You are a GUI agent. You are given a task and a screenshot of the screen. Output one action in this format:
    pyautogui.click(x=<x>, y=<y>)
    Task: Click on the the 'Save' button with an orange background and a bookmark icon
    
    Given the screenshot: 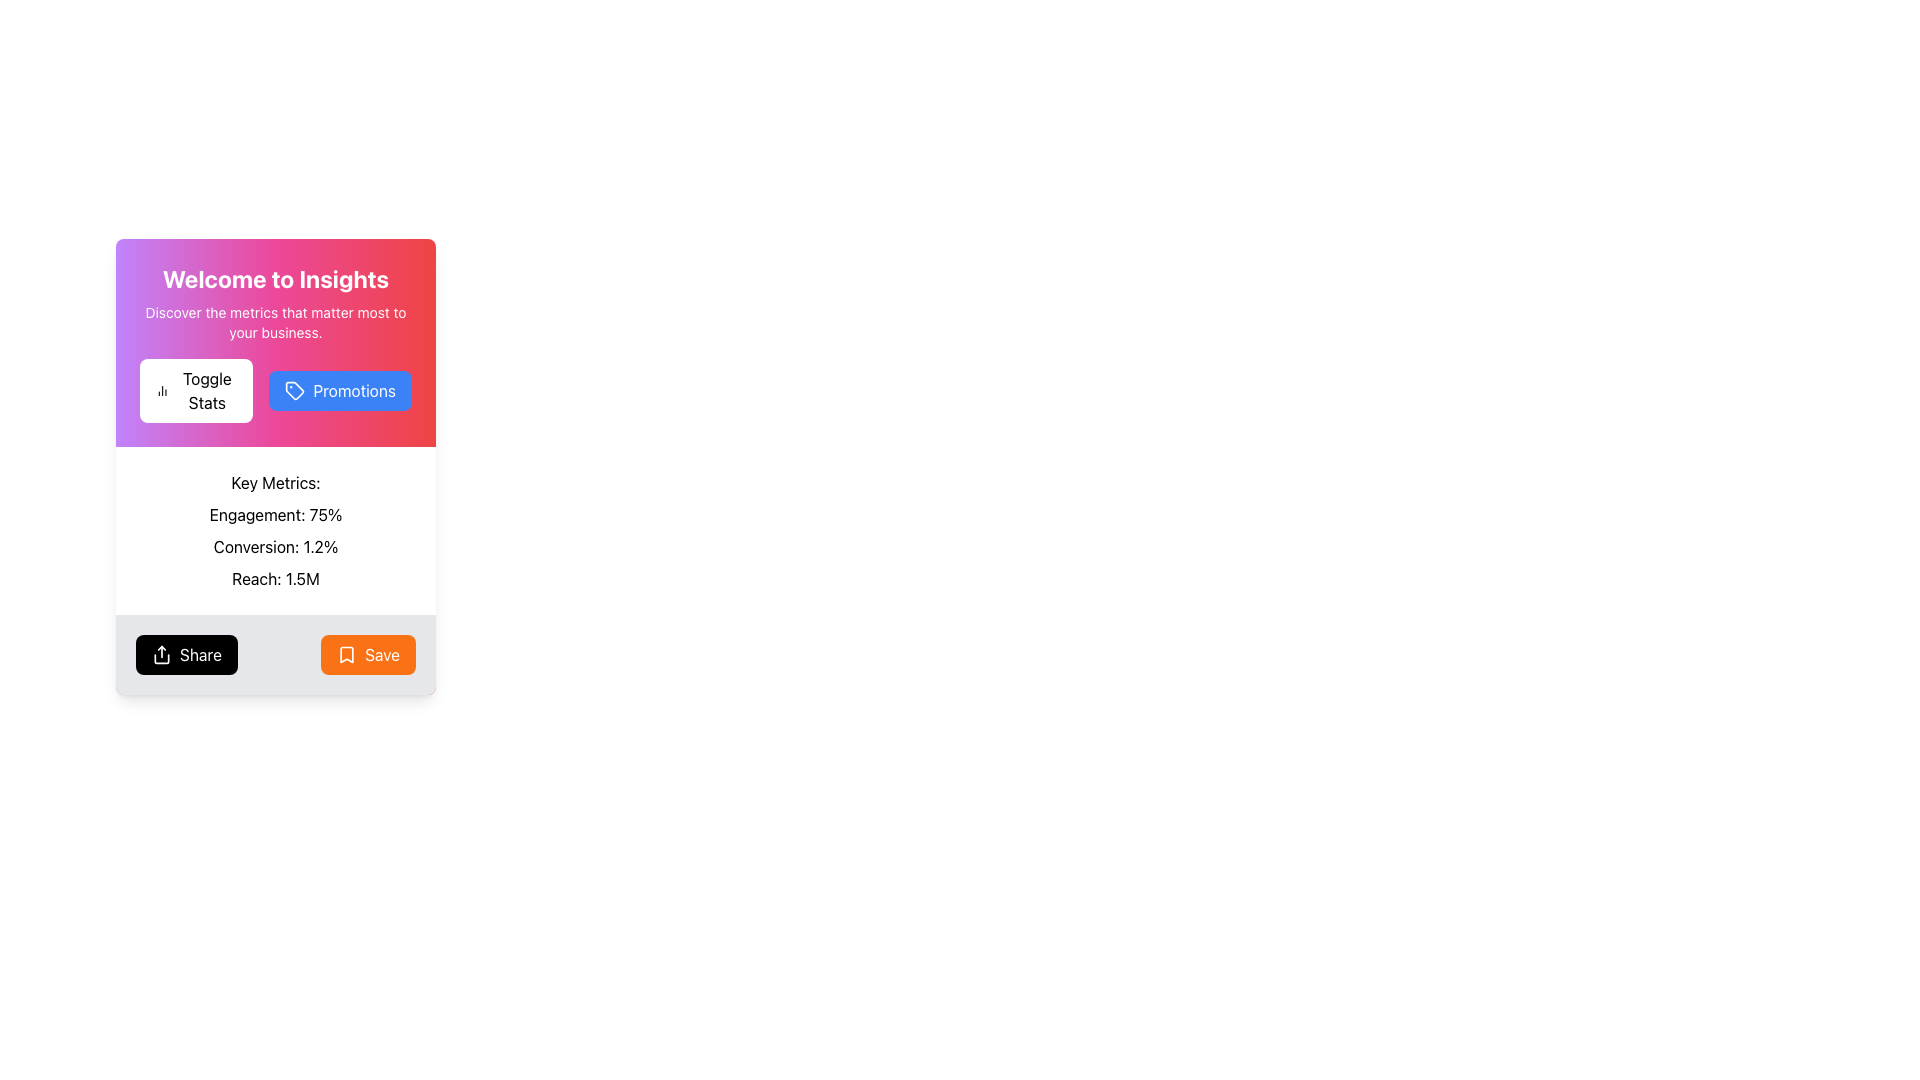 What is the action you would take?
    pyautogui.click(x=368, y=655)
    